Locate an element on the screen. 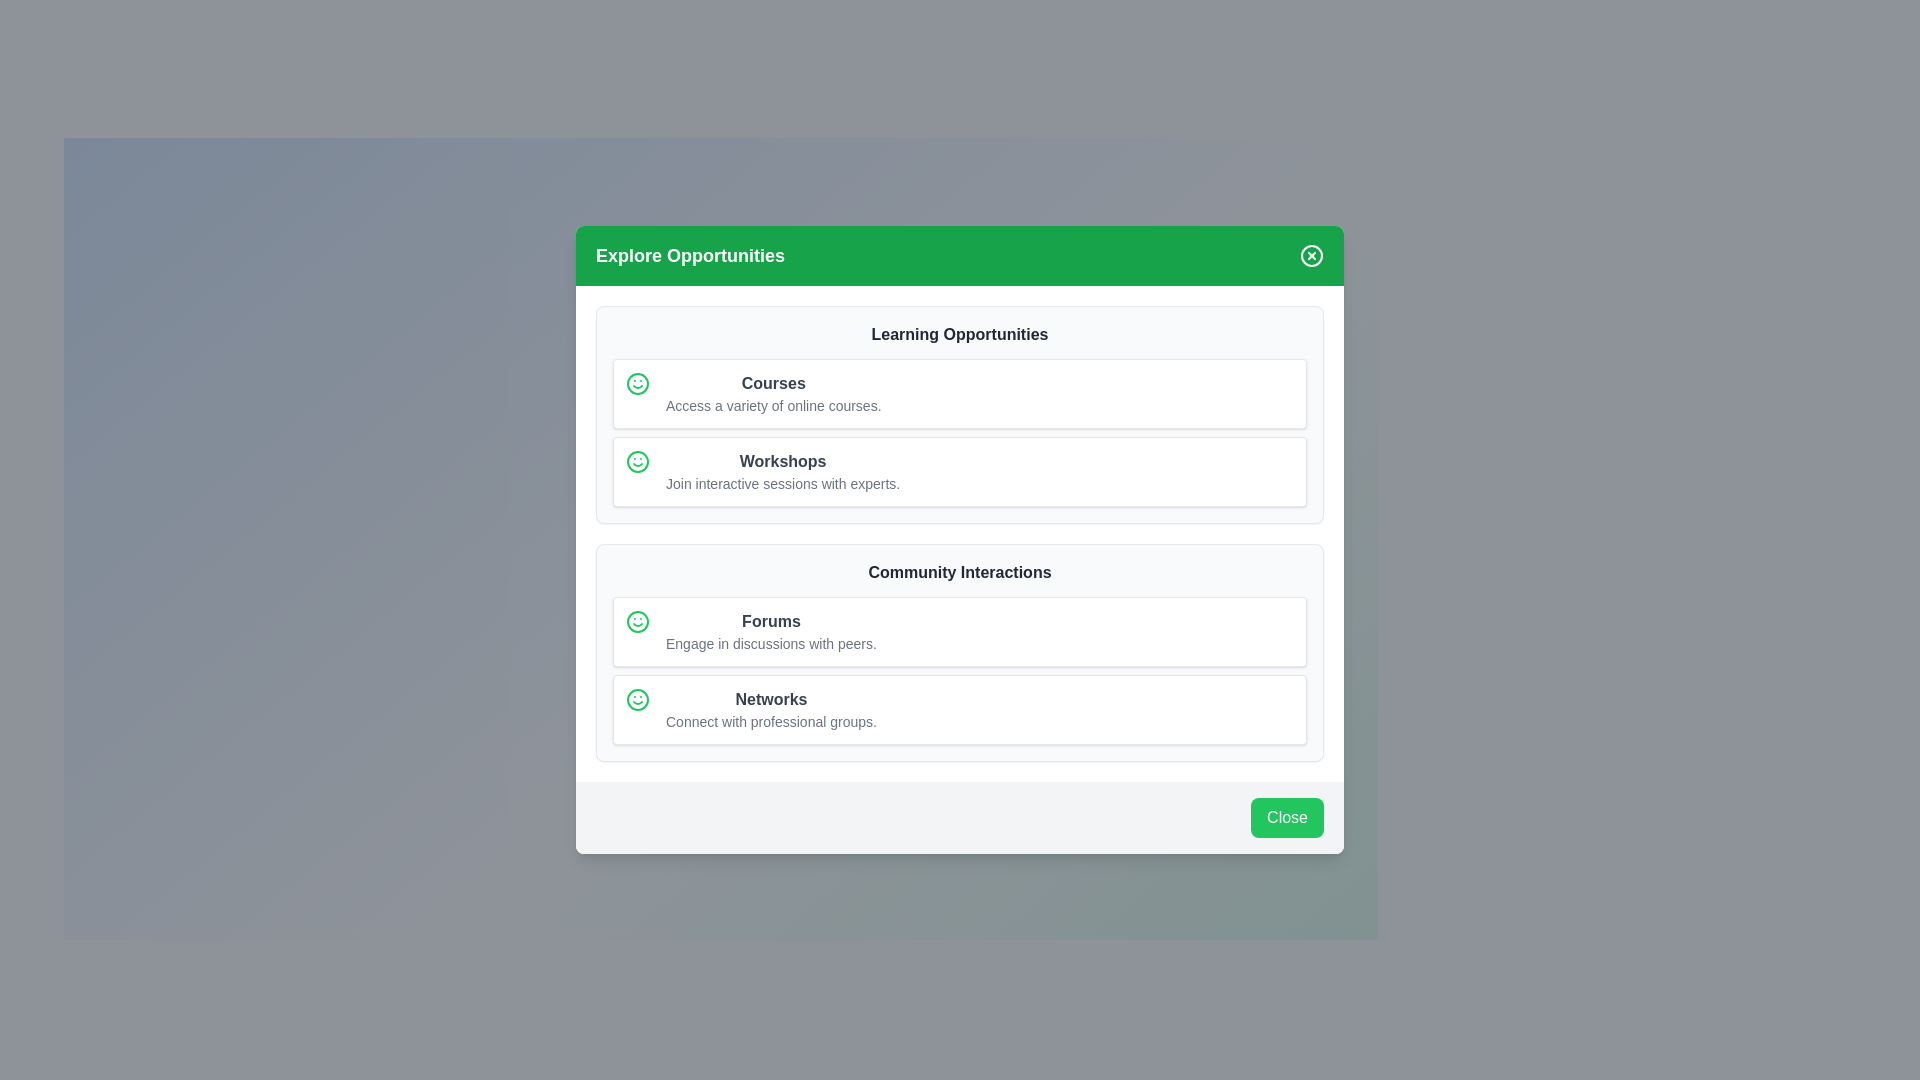 This screenshot has height=1080, width=1920. the green circular smiley face icon, which is part of the SVG design and has the class attribute 'lucide-smile', located in the 'Learning Opportunities' section is located at coordinates (637, 384).